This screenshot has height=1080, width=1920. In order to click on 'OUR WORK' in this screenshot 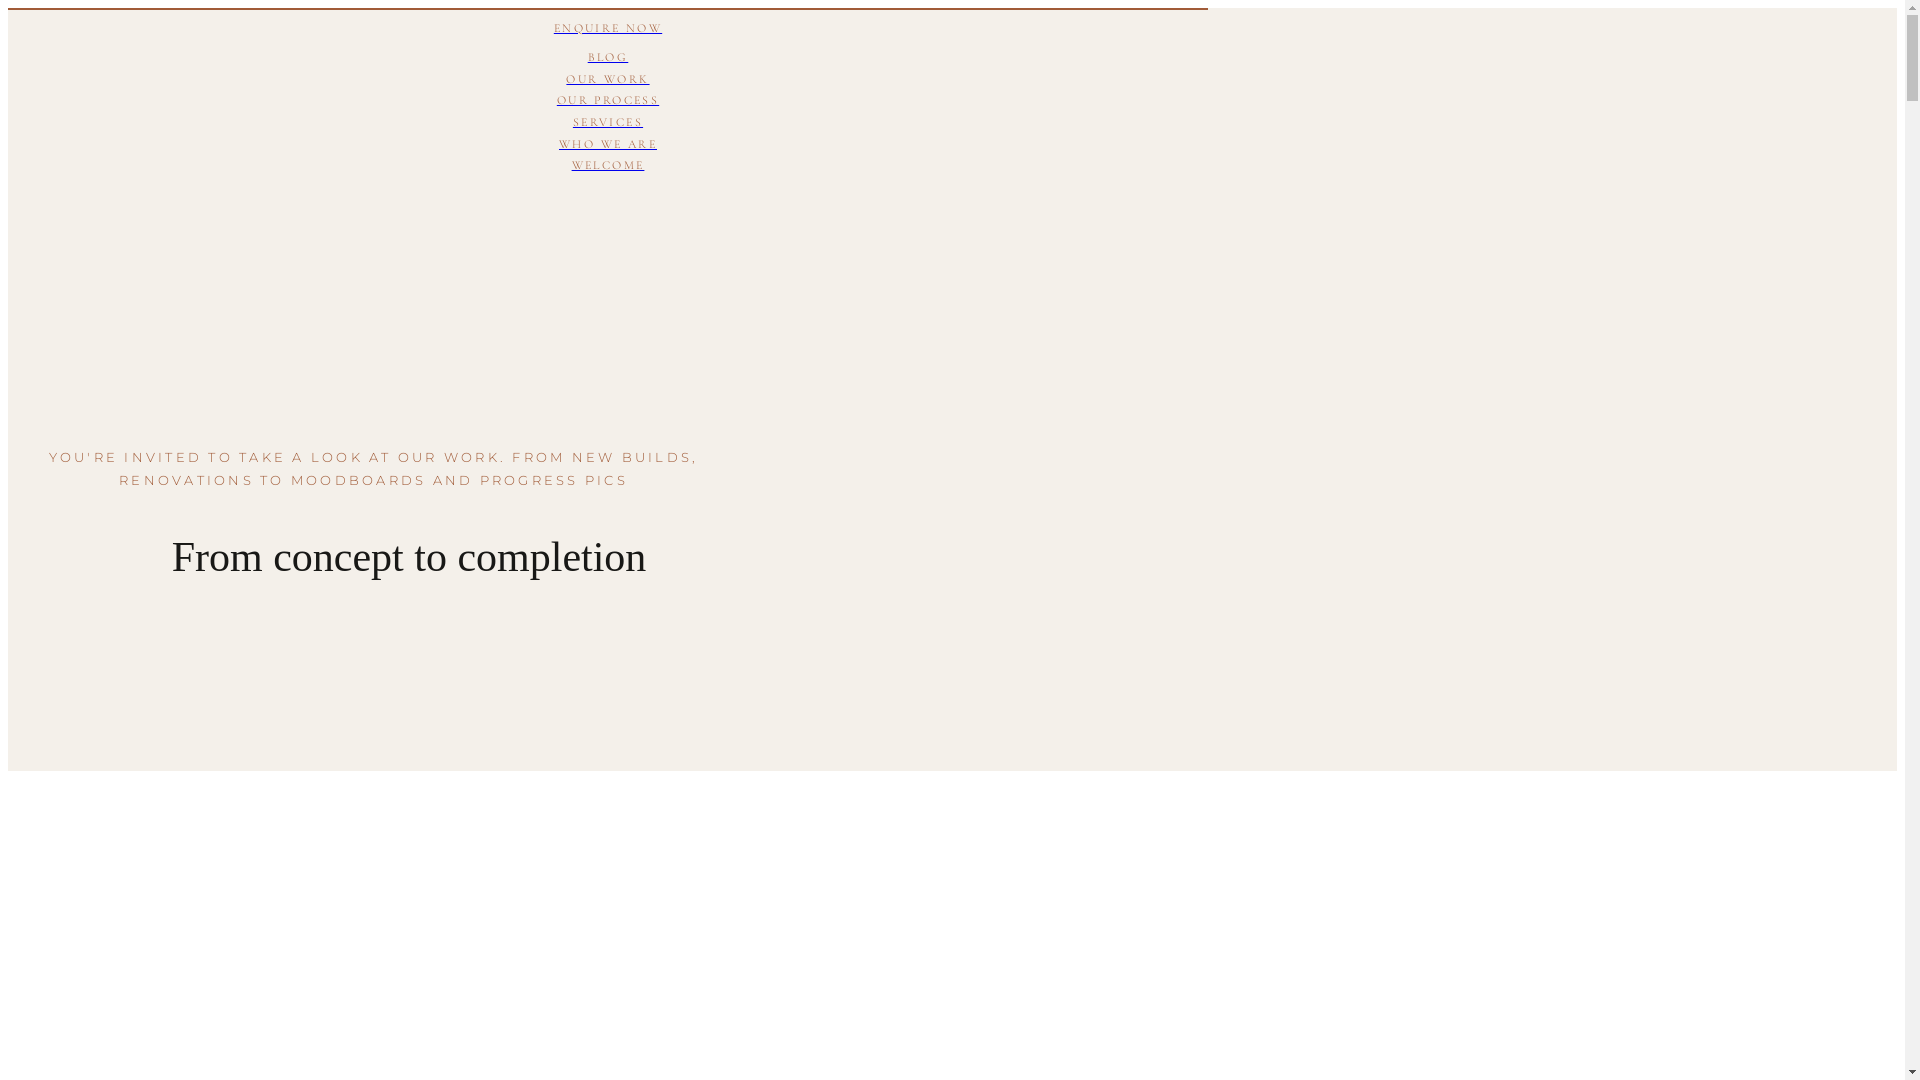, I will do `click(607, 79)`.